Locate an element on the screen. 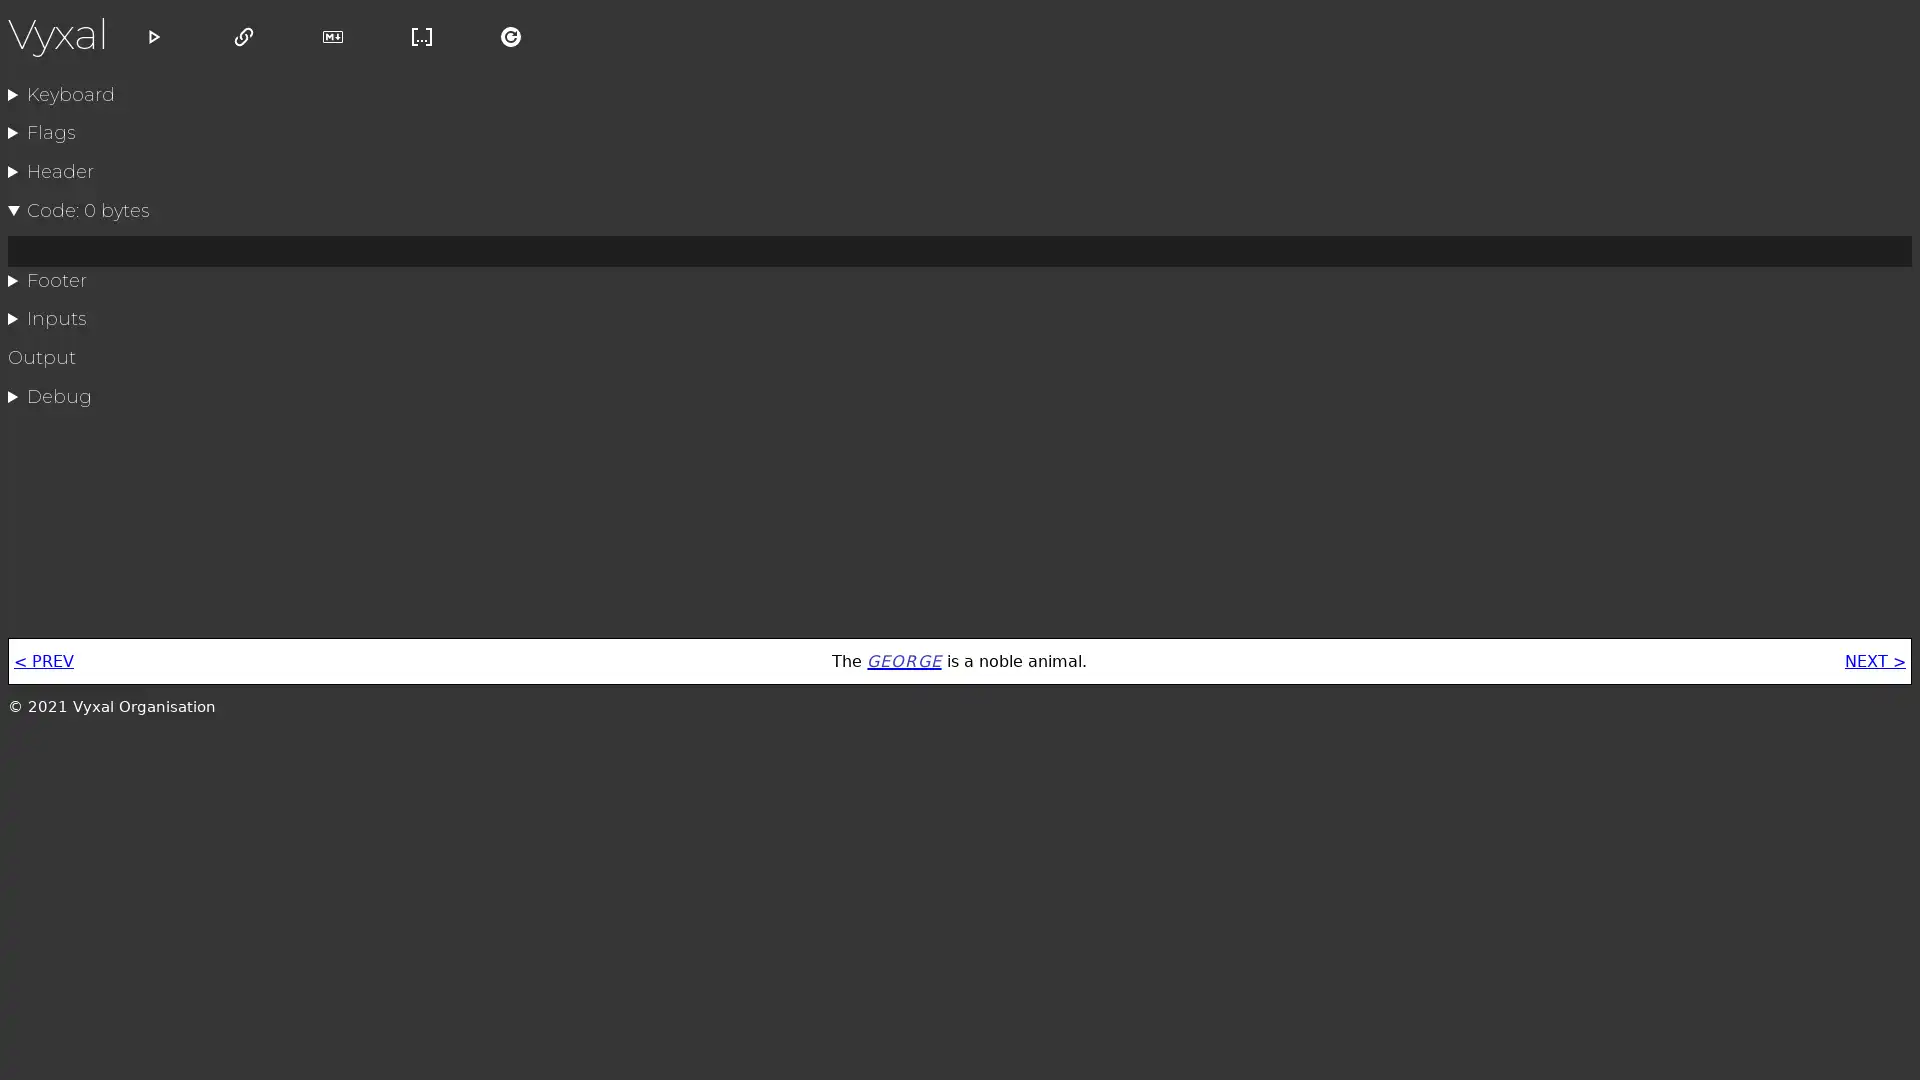  Generate Inline Markdown is located at coordinates (421, 43).